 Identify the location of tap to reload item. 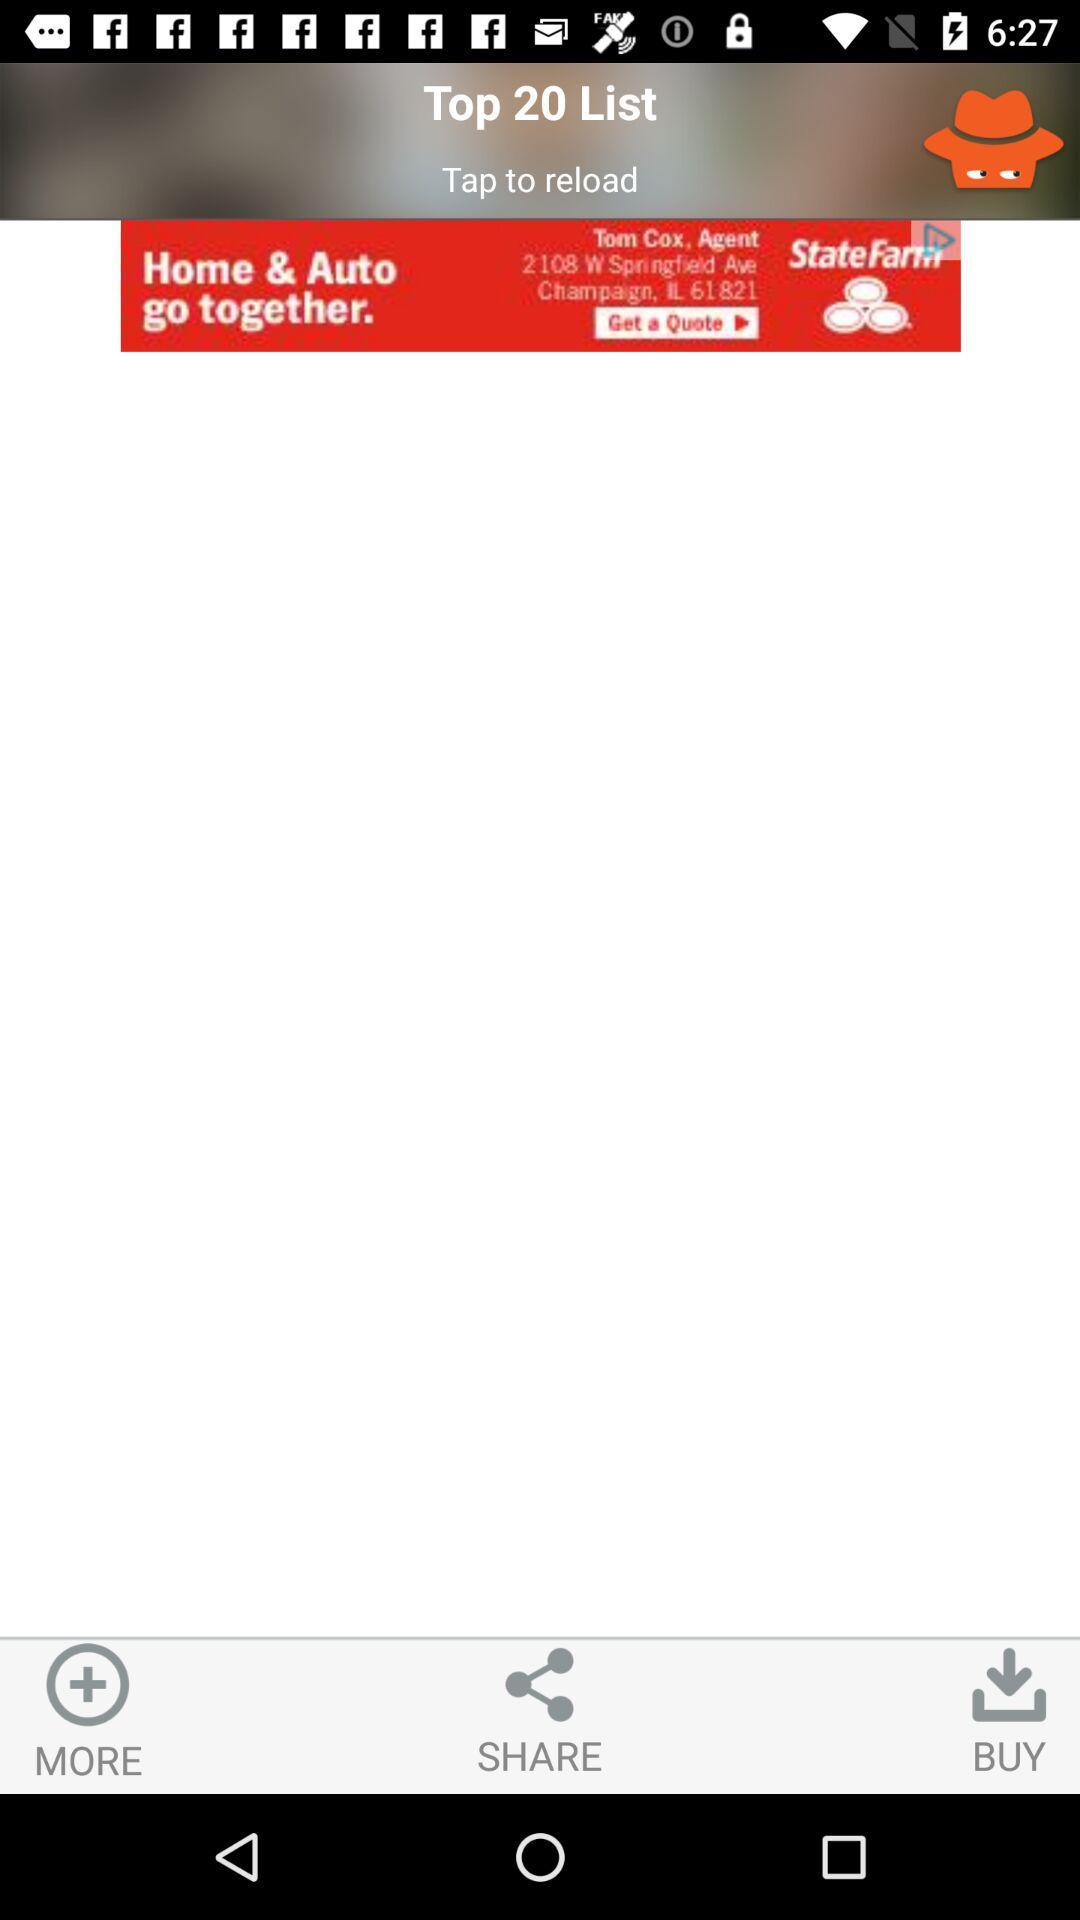
(540, 178).